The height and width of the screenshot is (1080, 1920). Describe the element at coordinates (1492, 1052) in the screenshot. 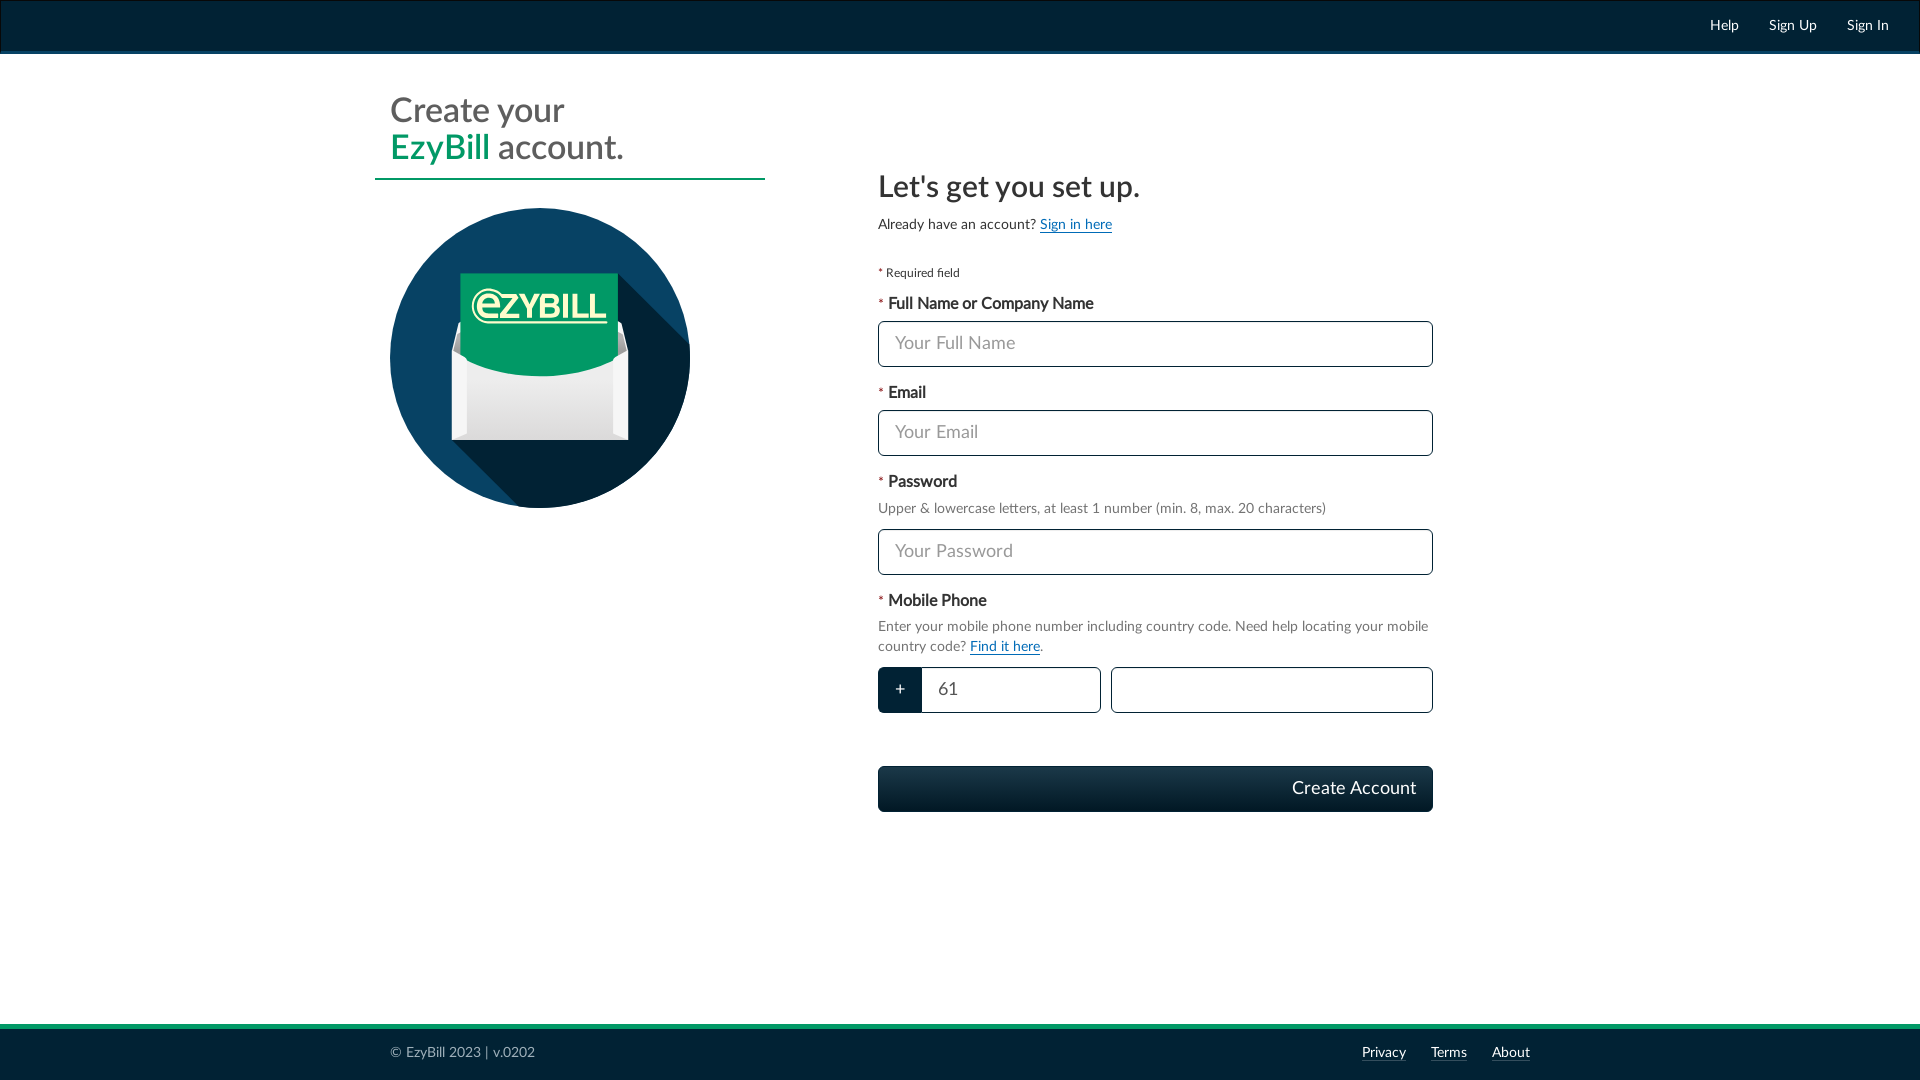

I see `'About'` at that location.